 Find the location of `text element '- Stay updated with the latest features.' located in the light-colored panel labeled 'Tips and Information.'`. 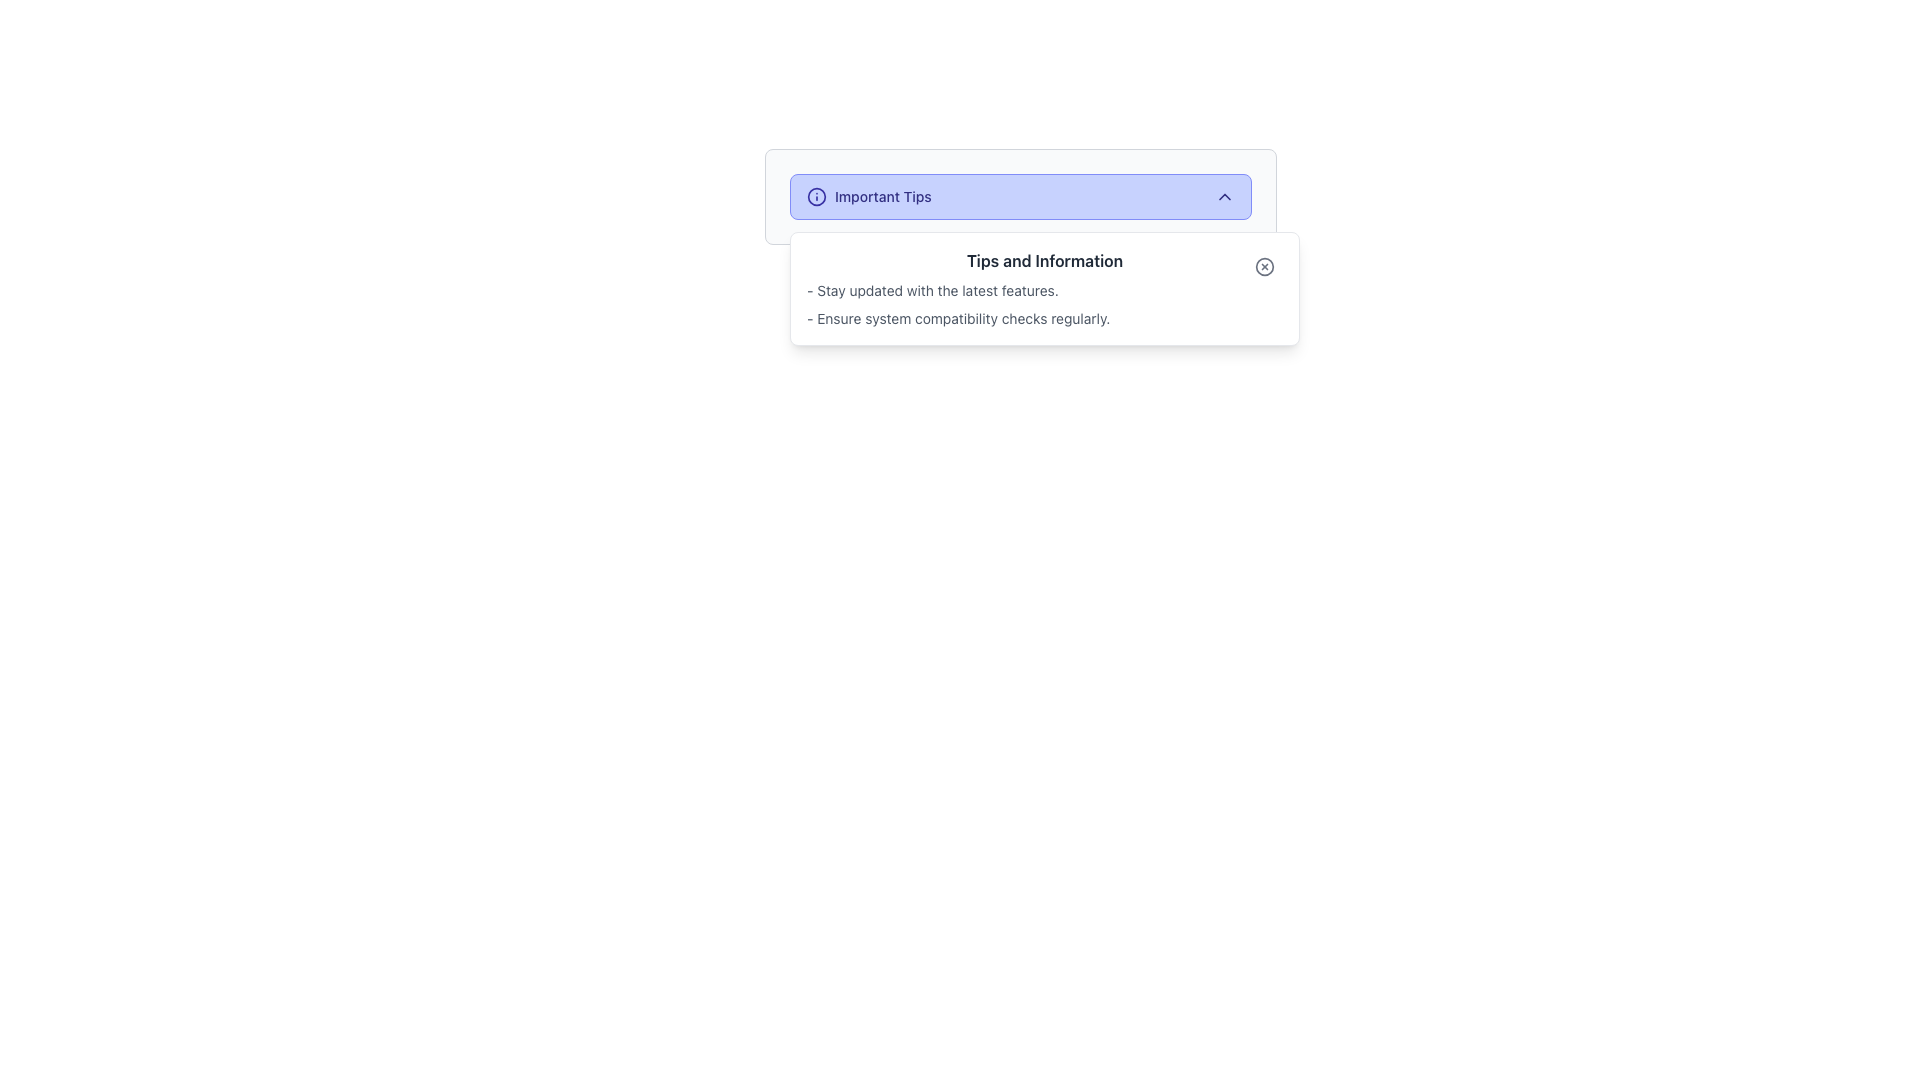

text element '- Stay updated with the latest features.' located in the light-colored panel labeled 'Tips and Information.' is located at coordinates (1044, 290).